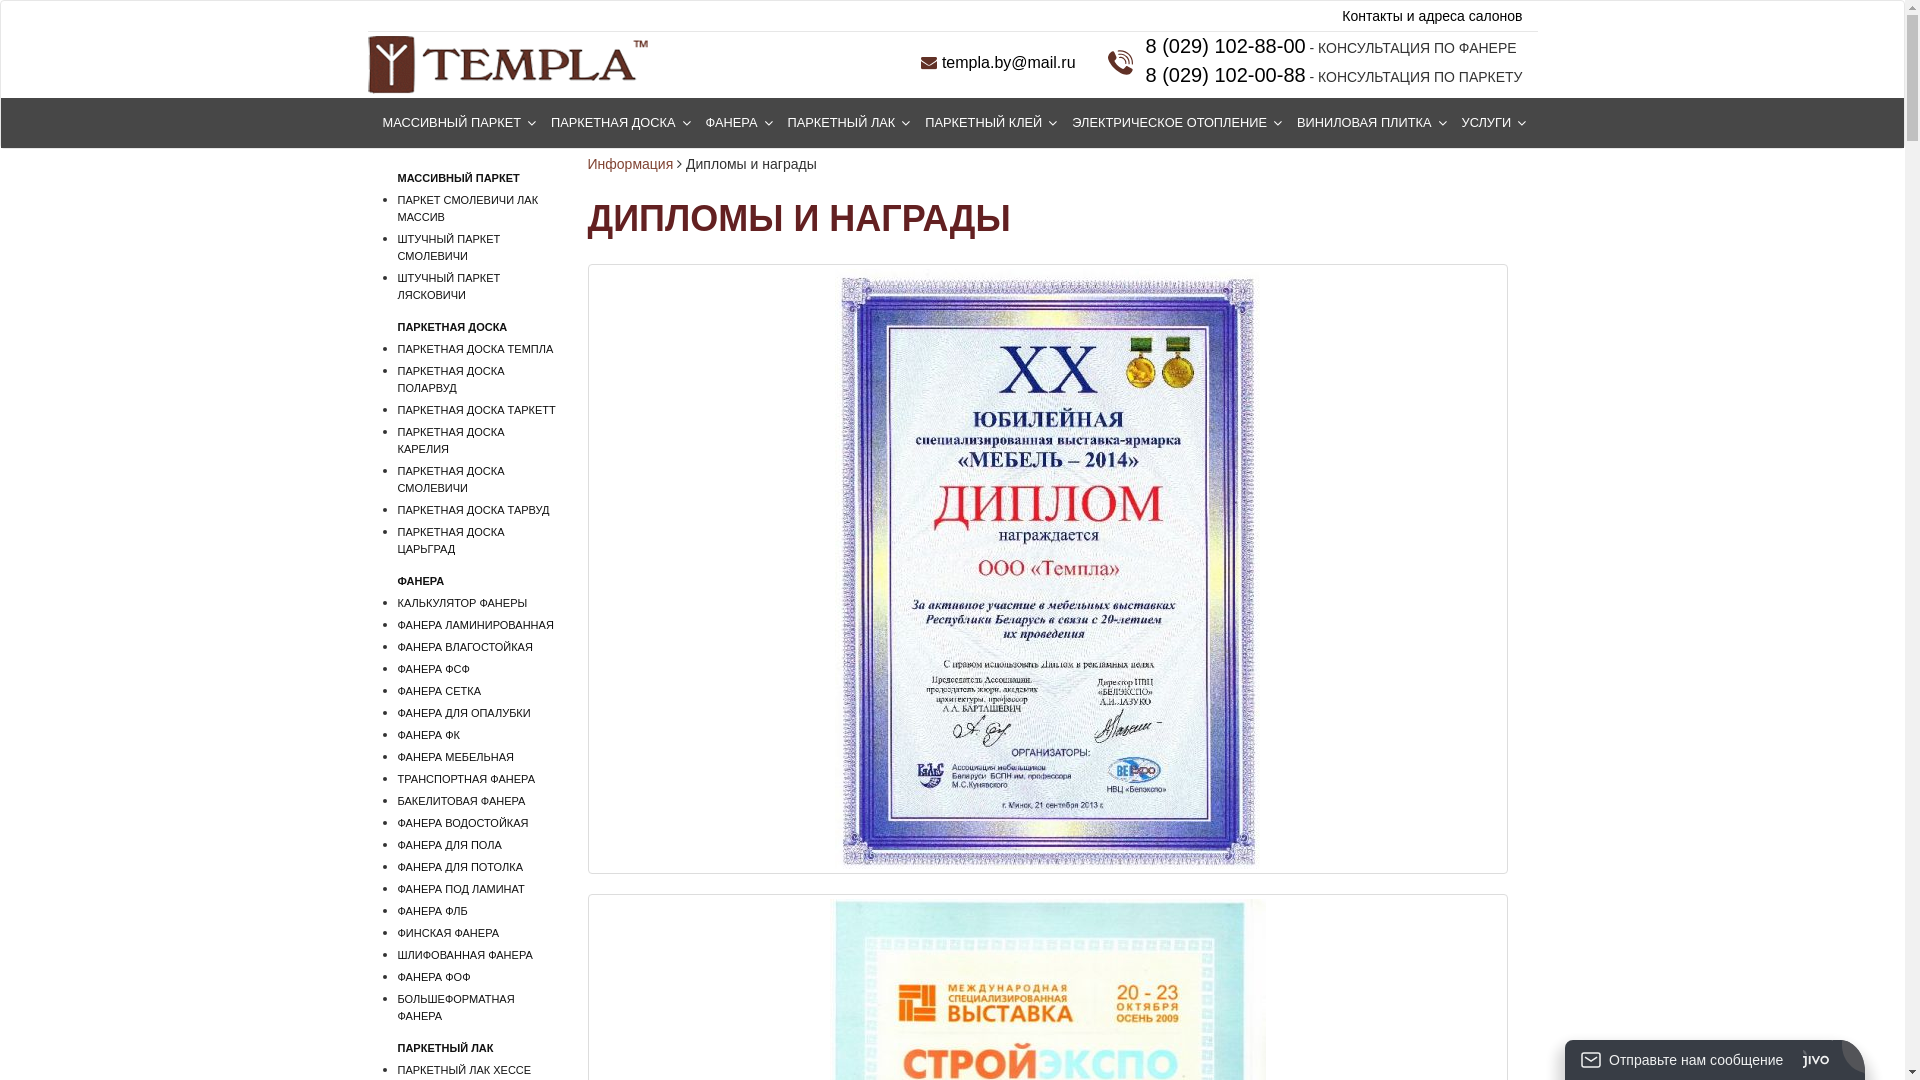 The height and width of the screenshot is (1080, 1920). Describe the element at coordinates (998, 61) in the screenshot. I see `'templa.by@mail.ru'` at that location.